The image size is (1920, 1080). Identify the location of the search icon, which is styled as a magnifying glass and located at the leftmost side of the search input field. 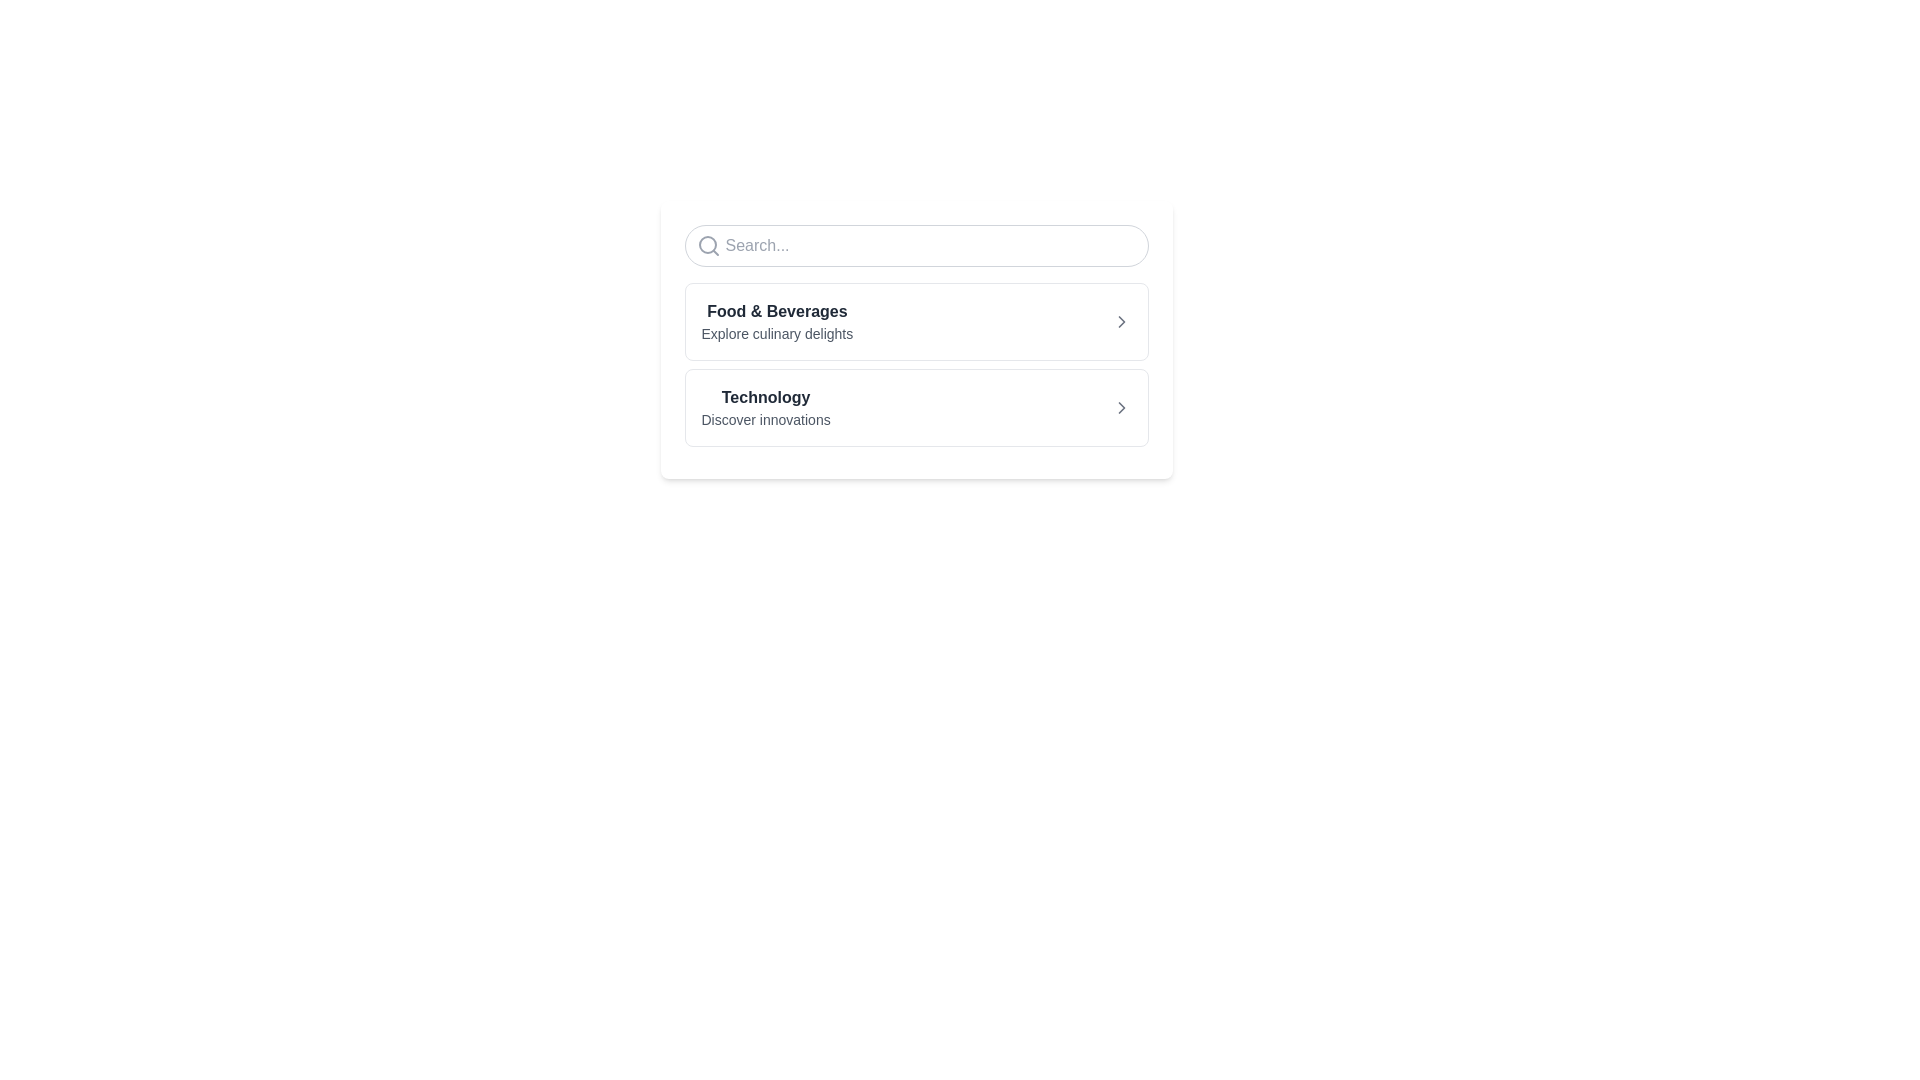
(708, 245).